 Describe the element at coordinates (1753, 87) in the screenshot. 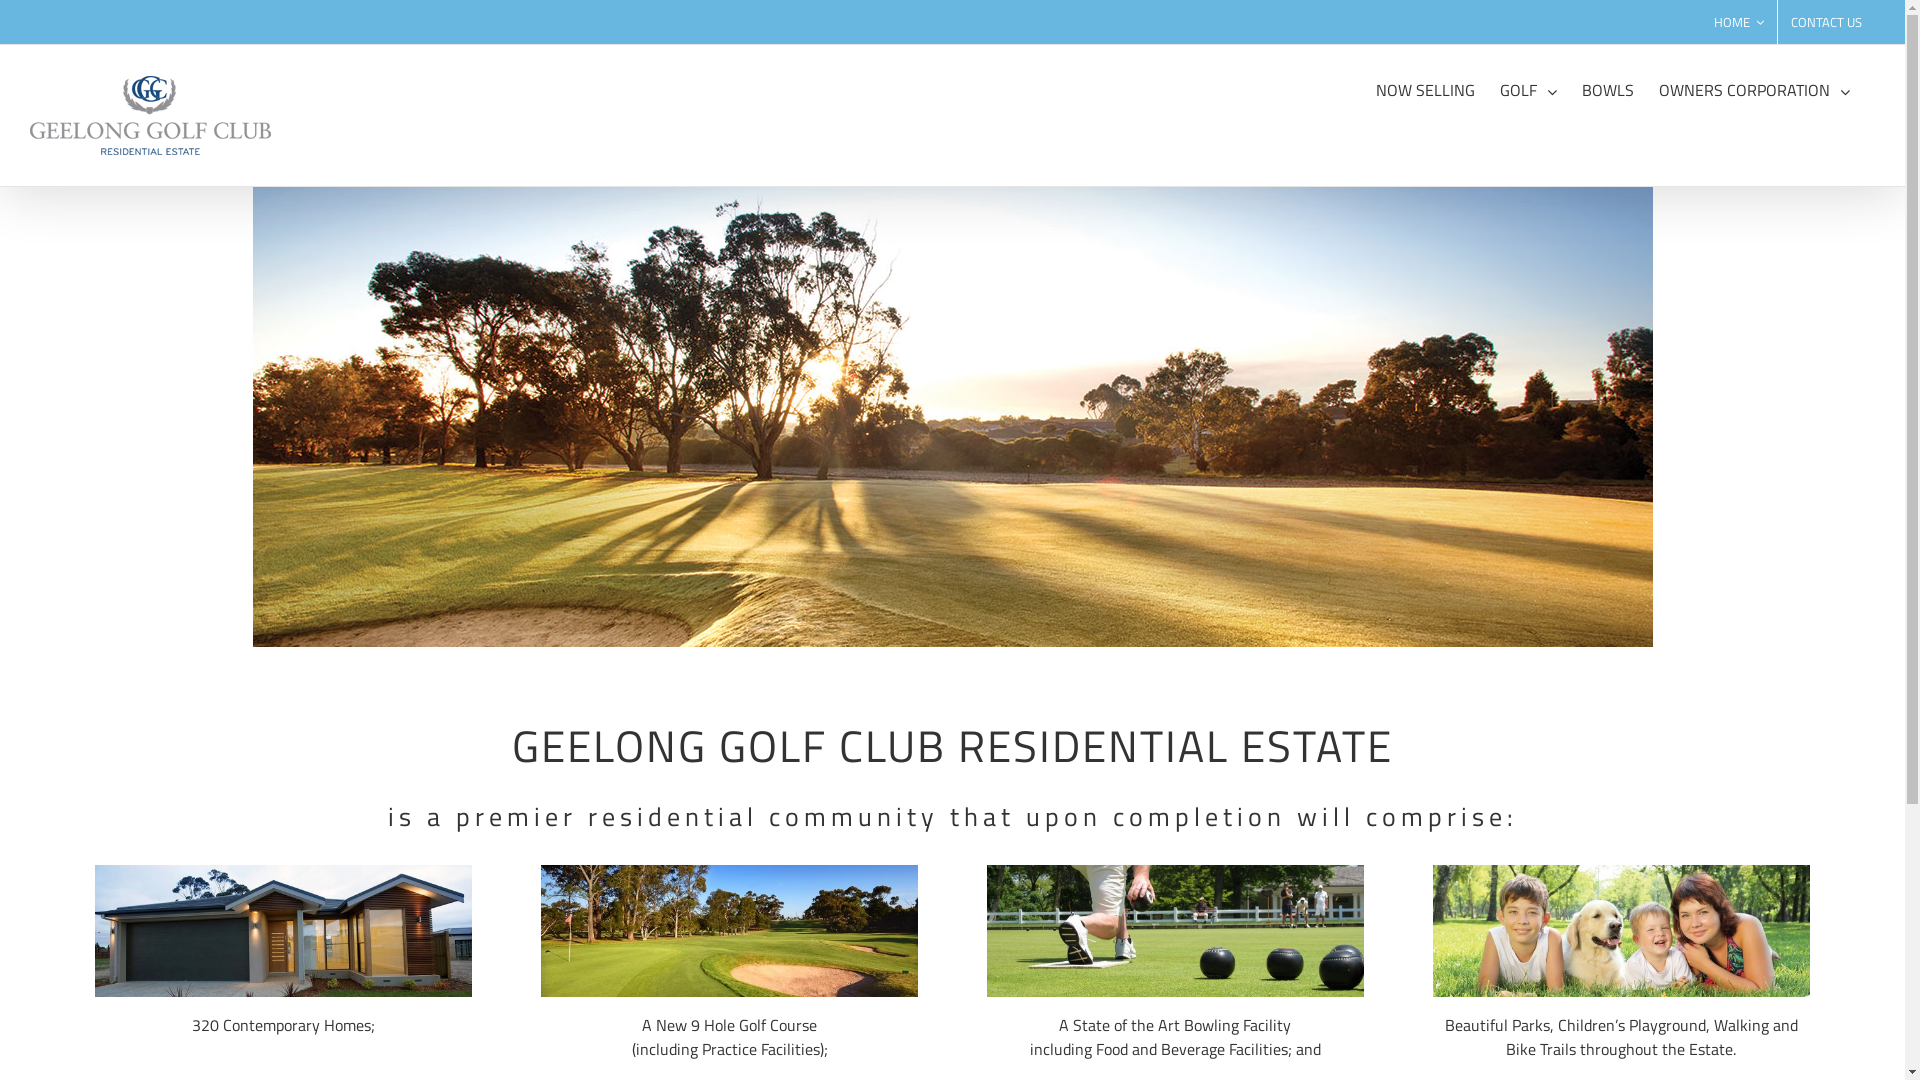

I see `'OWNERS CORPORATION'` at that location.